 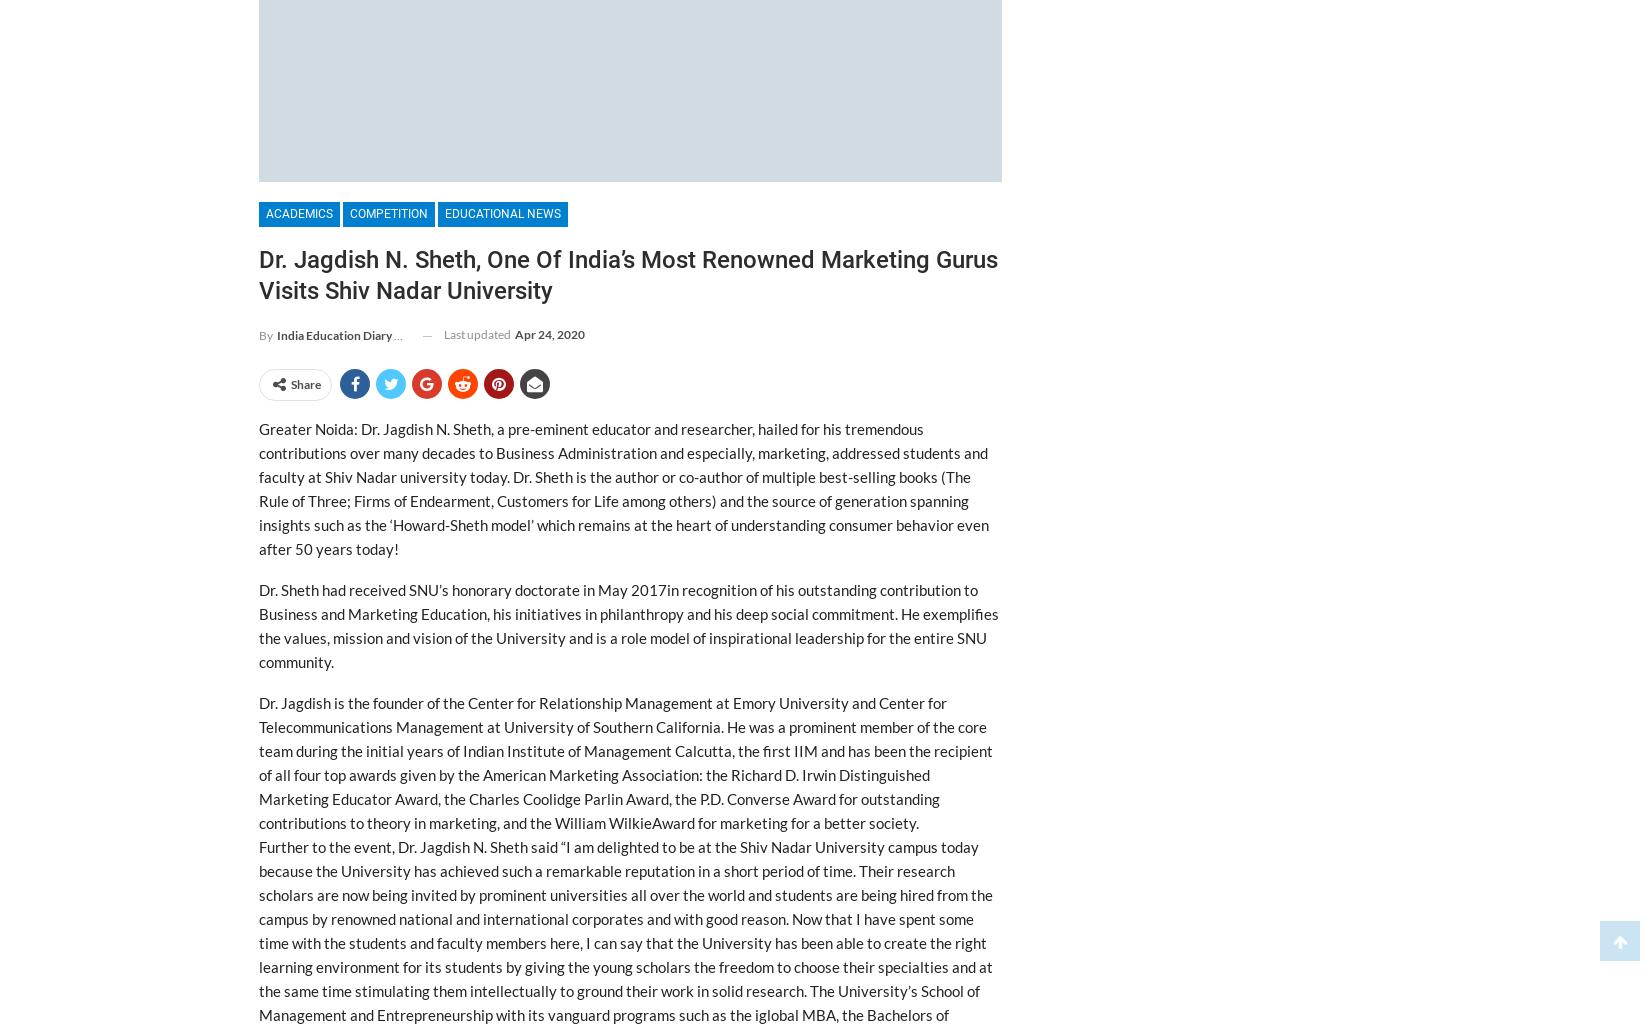 What do you see at coordinates (548, 333) in the screenshot?
I see `'Apr 24, 2020'` at bounding box center [548, 333].